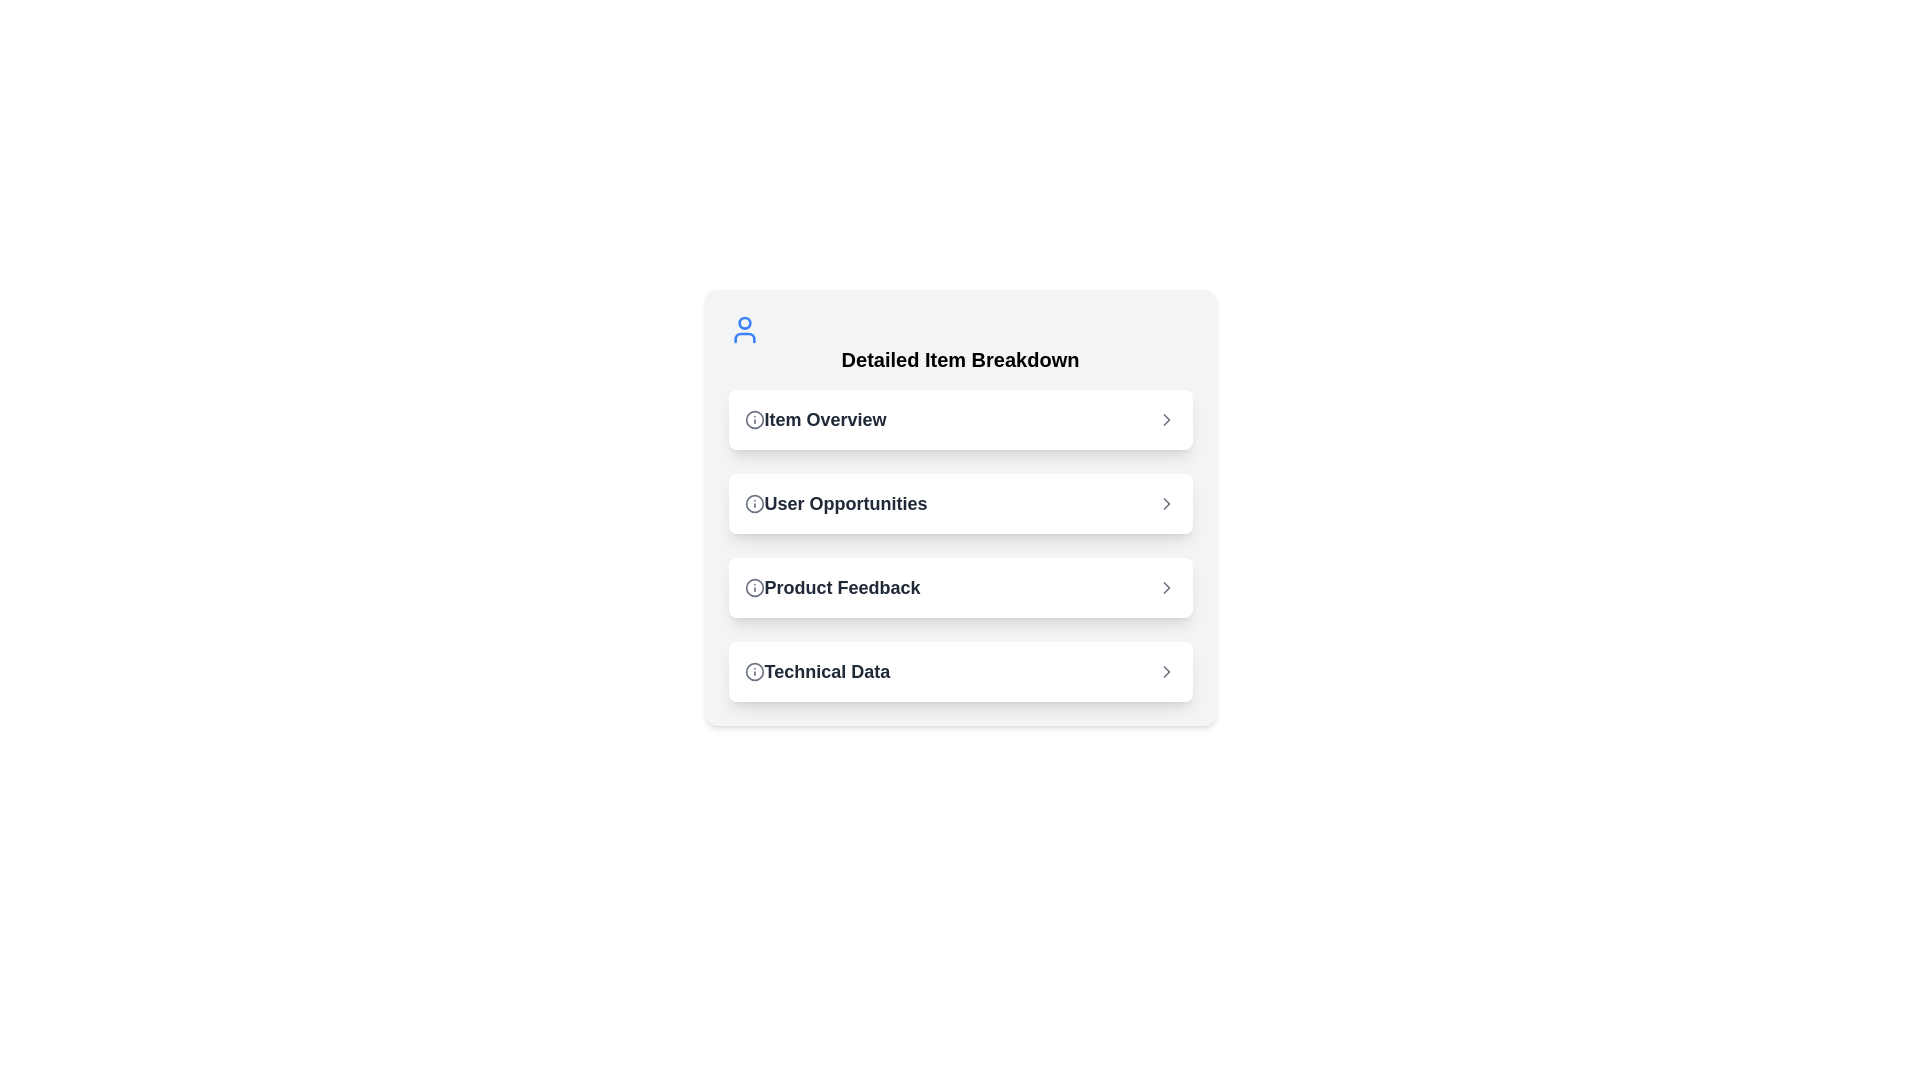 This screenshot has height=1080, width=1920. What do you see at coordinates (832, 586) in the screenshot?
I see `the 'Product Feedback' menu option, which is the third item in a vertical list of options, positioned below 'User Opportunities' and above 'Technical Data'` at bounding box center [832, 586].